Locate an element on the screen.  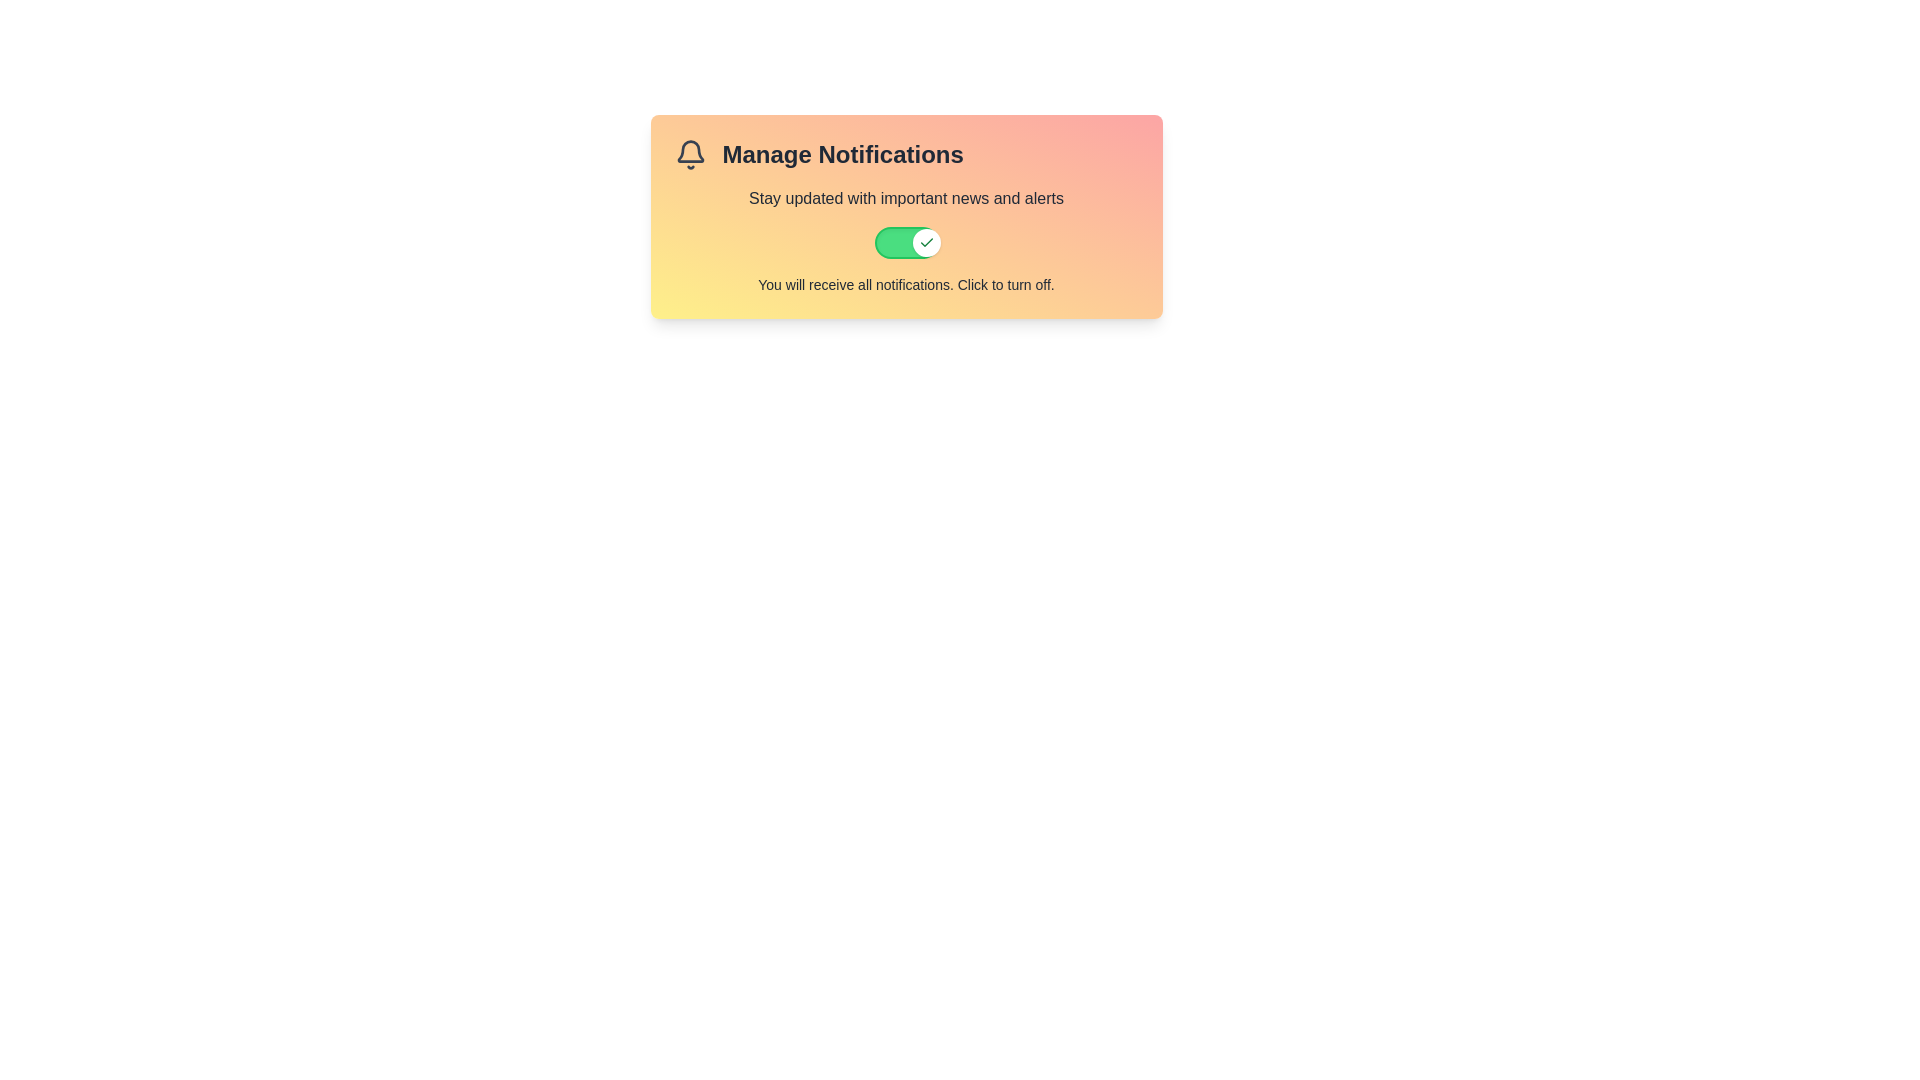
the notification icon located on the left side of the panel, adjacent to the 'Manage Notifications' title, which serves as a visual cue for alerts or reminders is located at coordinates (690, 153).